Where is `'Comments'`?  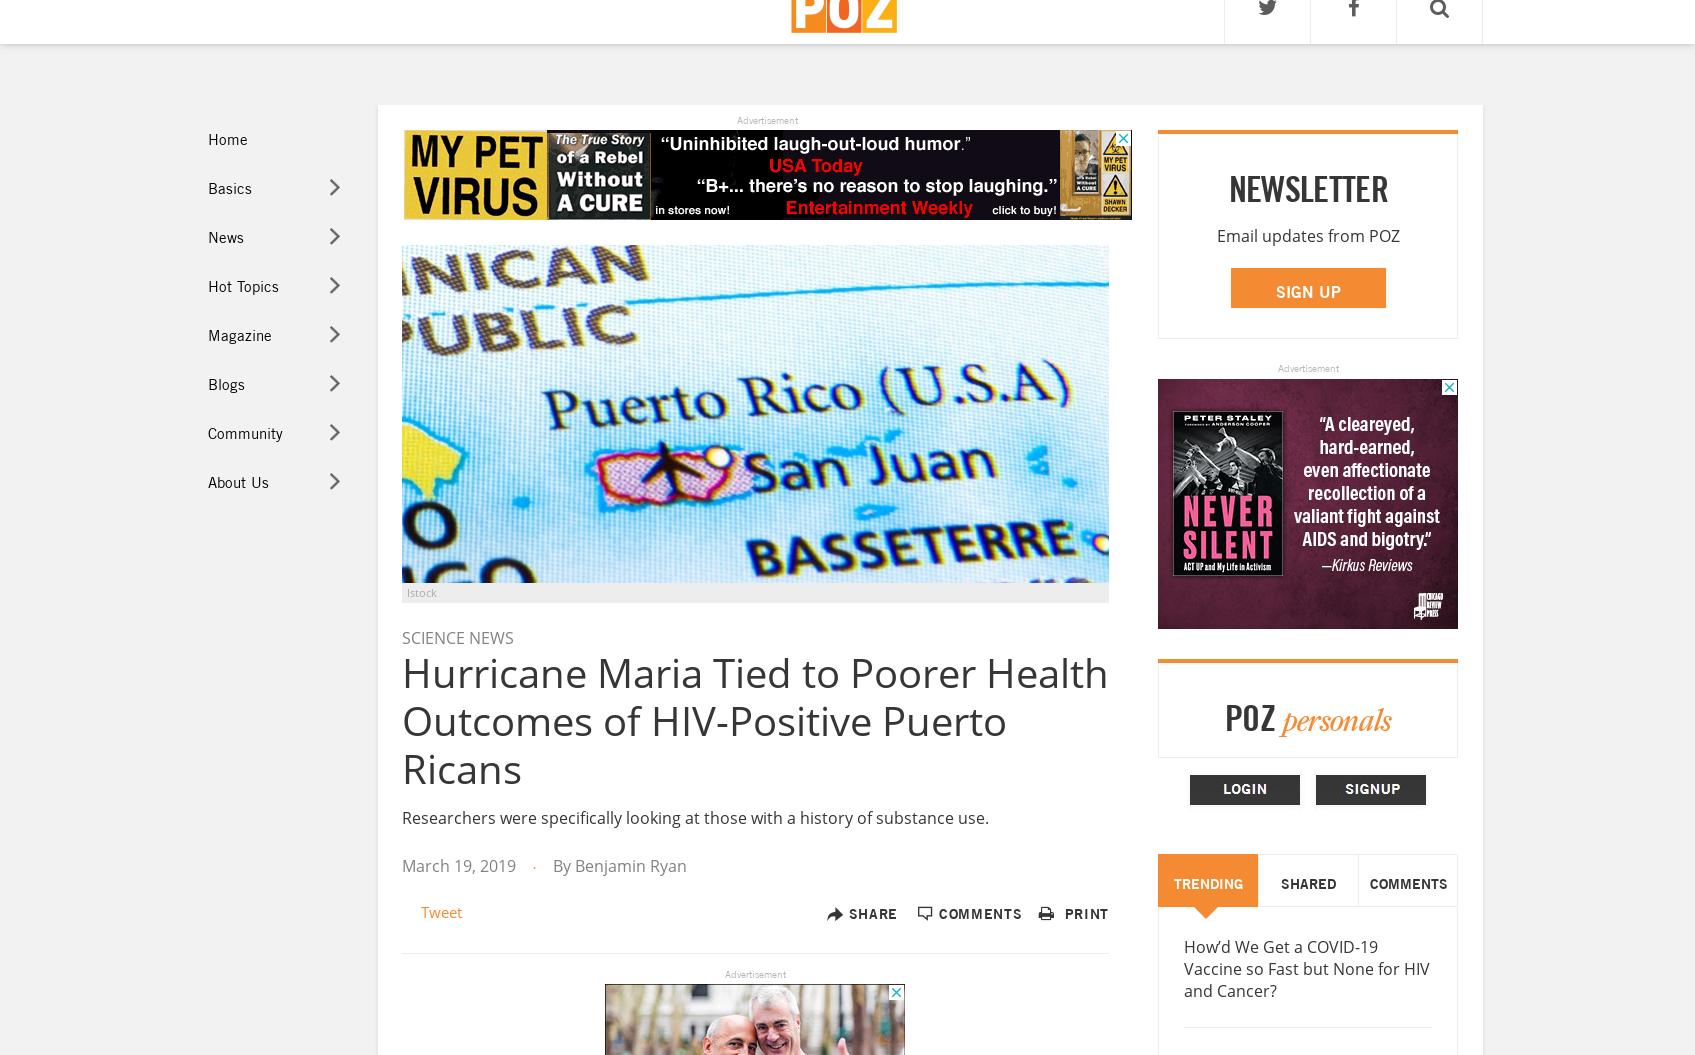
'Comments' is located at coordinates (939, 910).